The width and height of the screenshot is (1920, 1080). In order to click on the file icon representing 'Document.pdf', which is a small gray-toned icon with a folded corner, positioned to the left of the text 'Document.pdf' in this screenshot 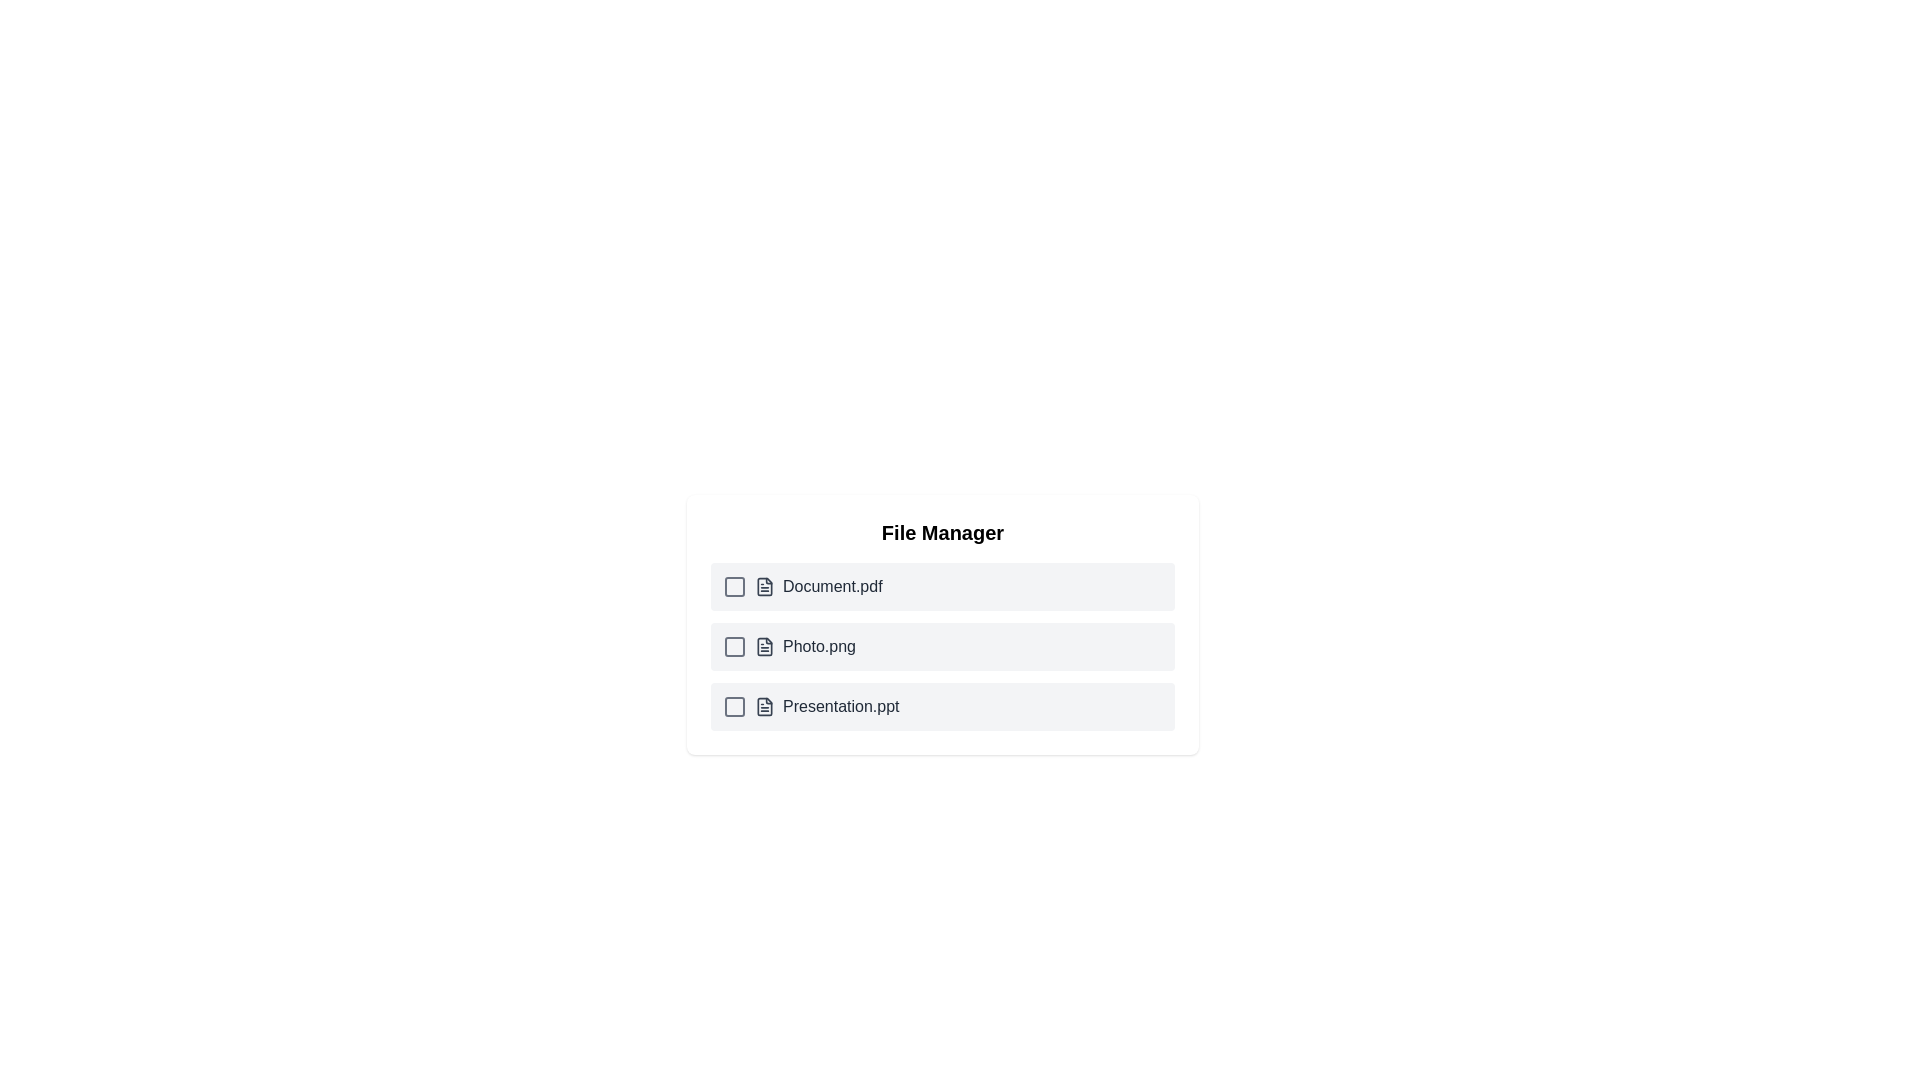, I will do `click(763, 585)`.